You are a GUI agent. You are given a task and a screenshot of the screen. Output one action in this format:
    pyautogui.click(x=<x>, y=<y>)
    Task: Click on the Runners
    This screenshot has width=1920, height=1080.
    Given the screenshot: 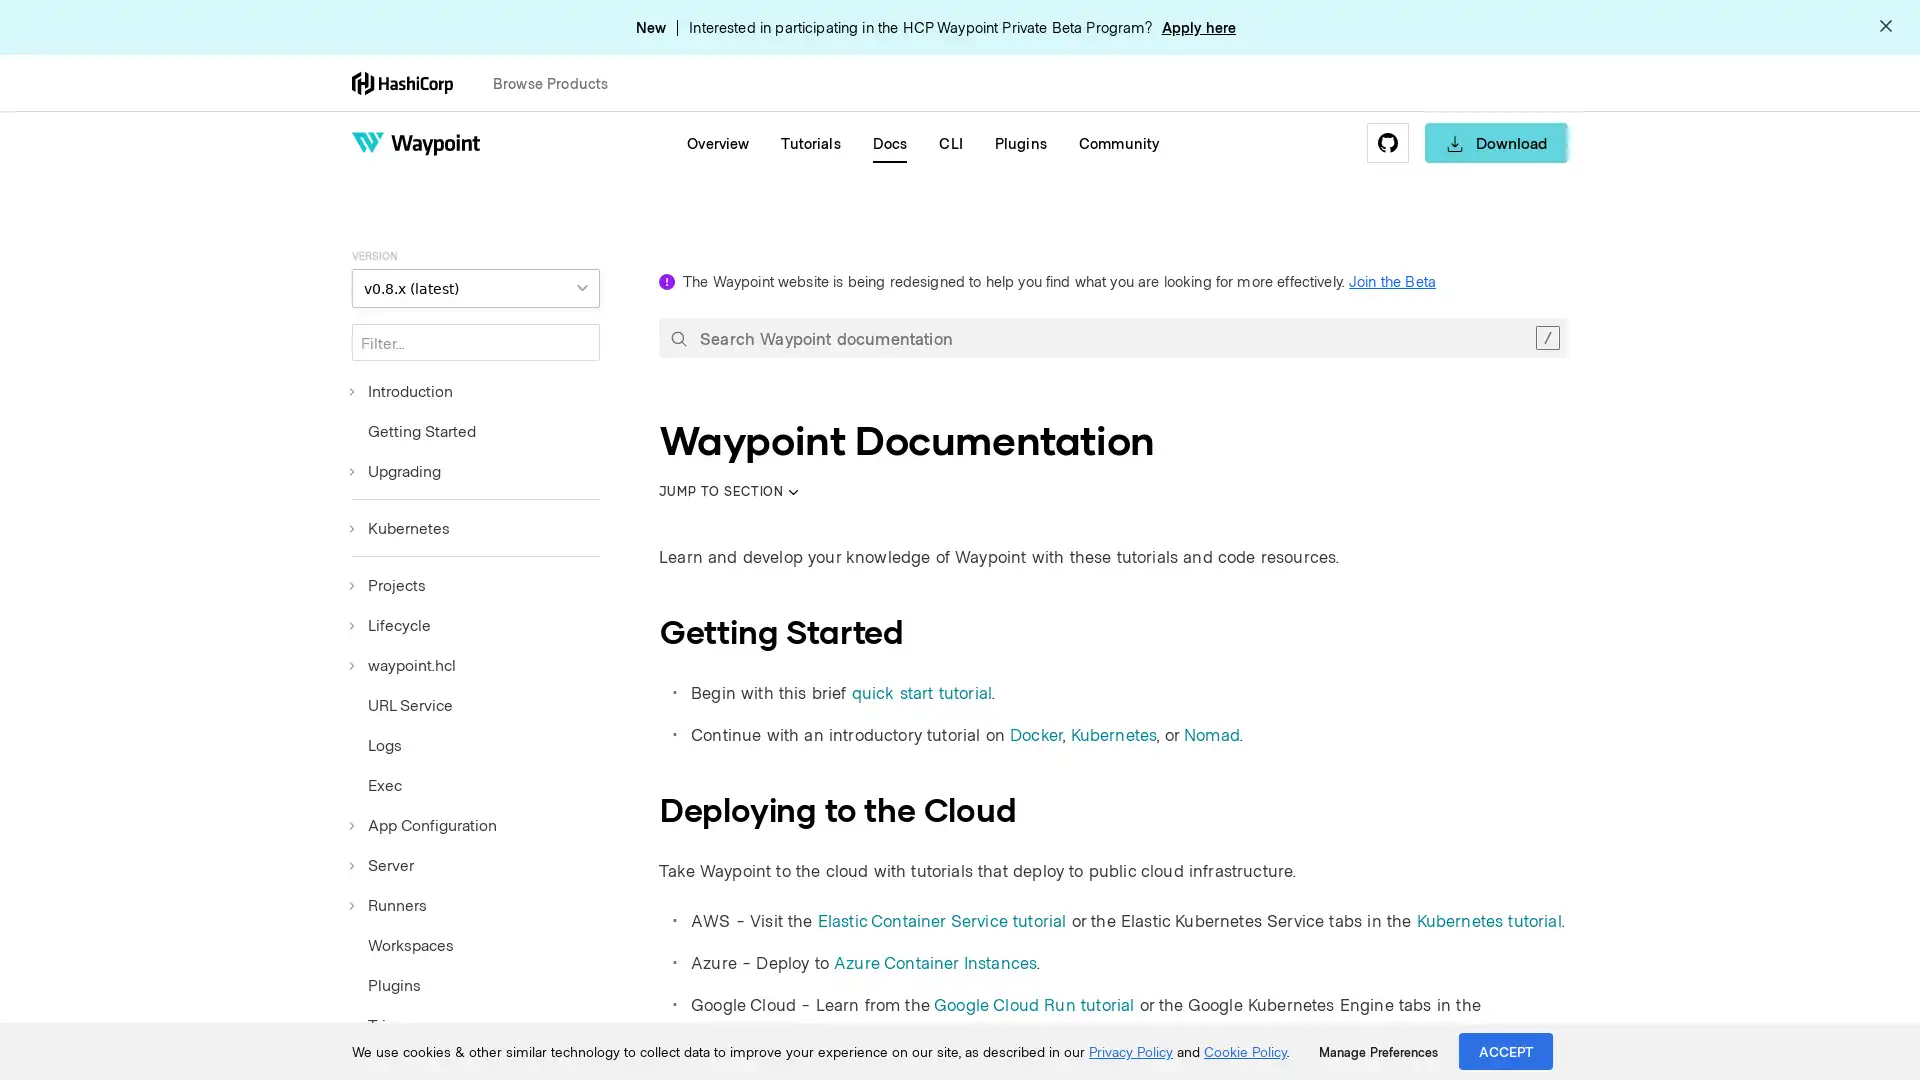 What is the action you would take?
    pyautogui.click(x=389, y=905)
    